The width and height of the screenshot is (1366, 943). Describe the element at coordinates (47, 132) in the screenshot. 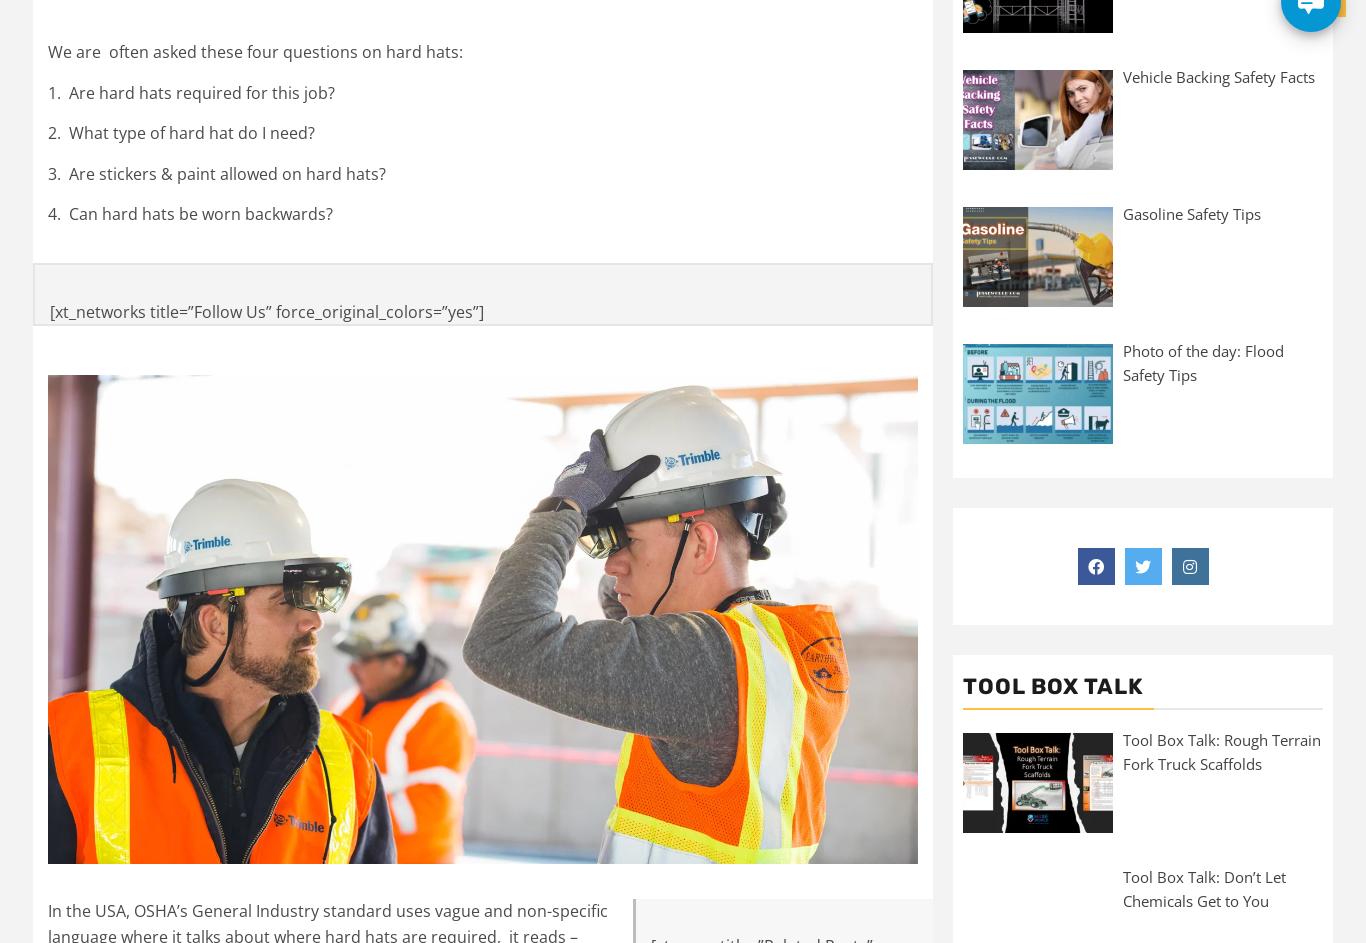

I see `'2.  What type of hard hat do I need?'` at that location.